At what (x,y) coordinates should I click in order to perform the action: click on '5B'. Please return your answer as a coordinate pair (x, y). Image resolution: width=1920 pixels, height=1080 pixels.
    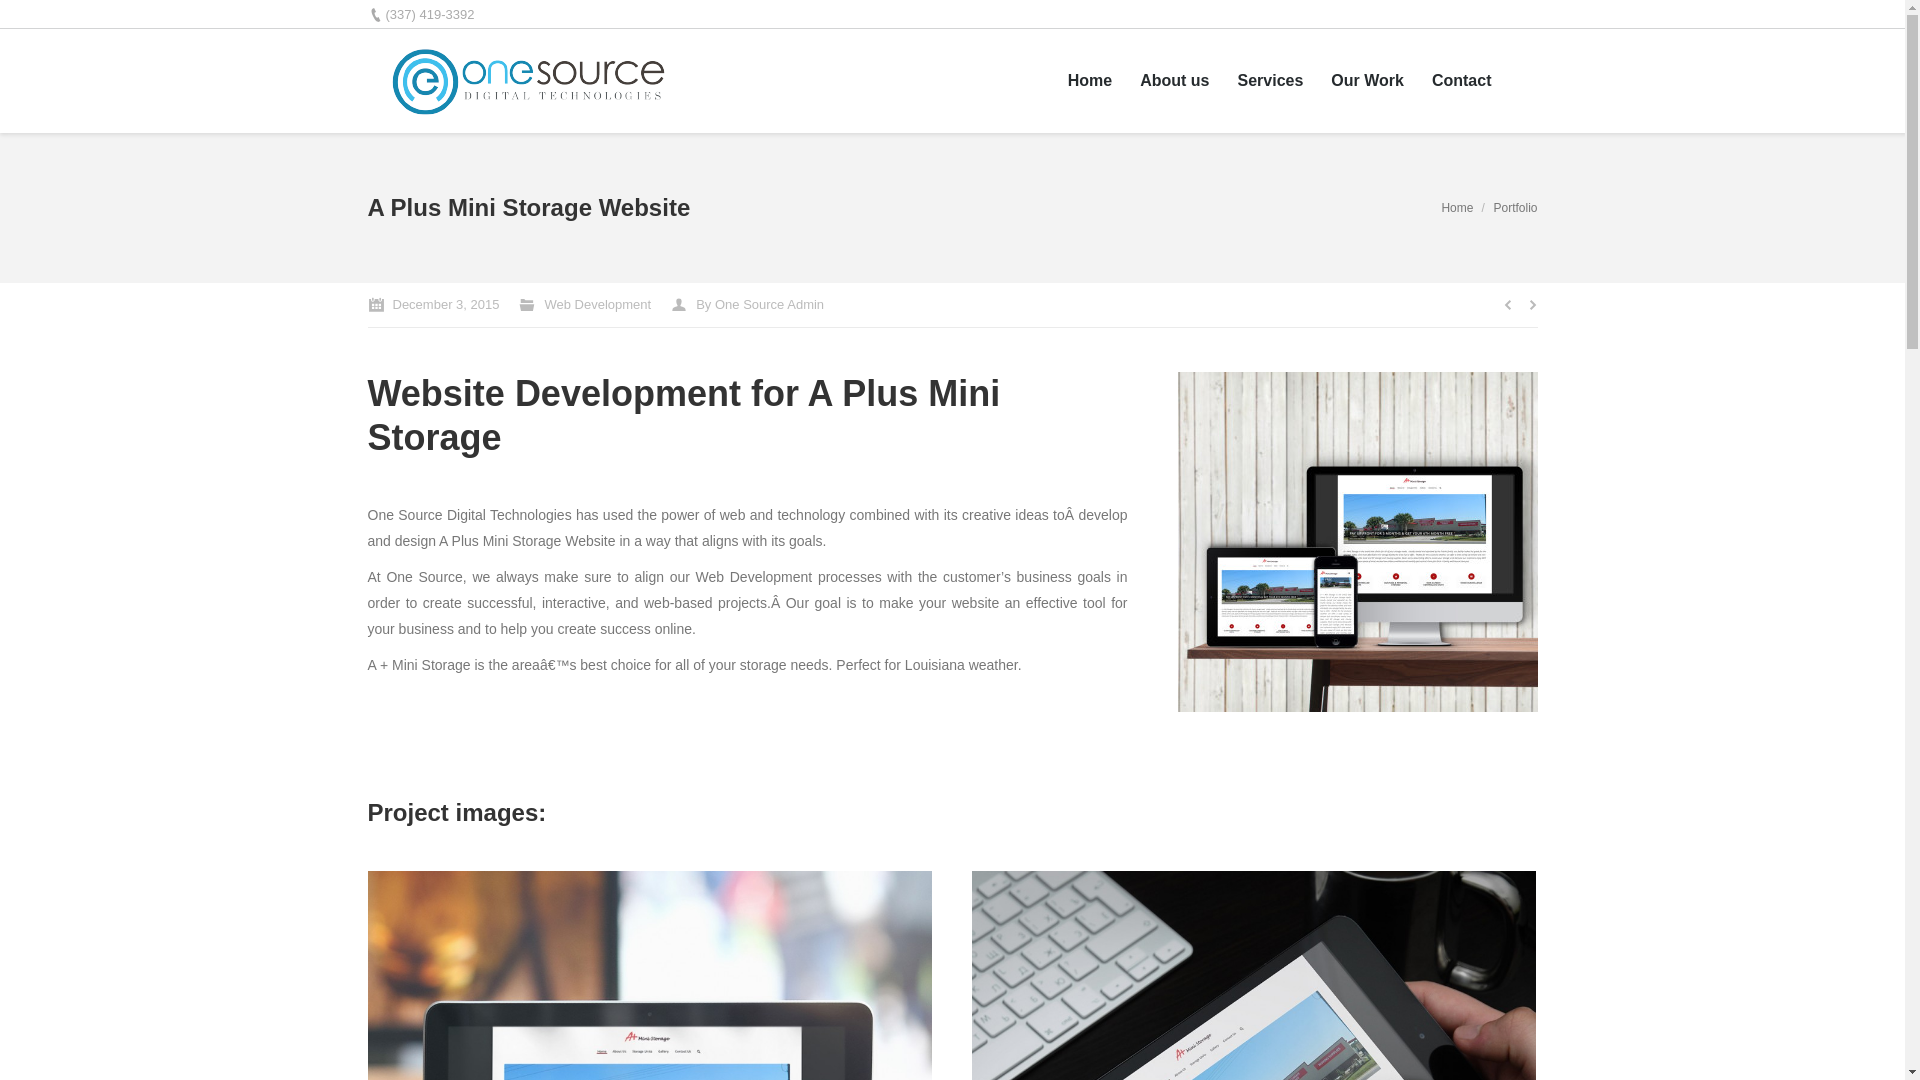
    Looking at the image, I should click on (1177, 542).